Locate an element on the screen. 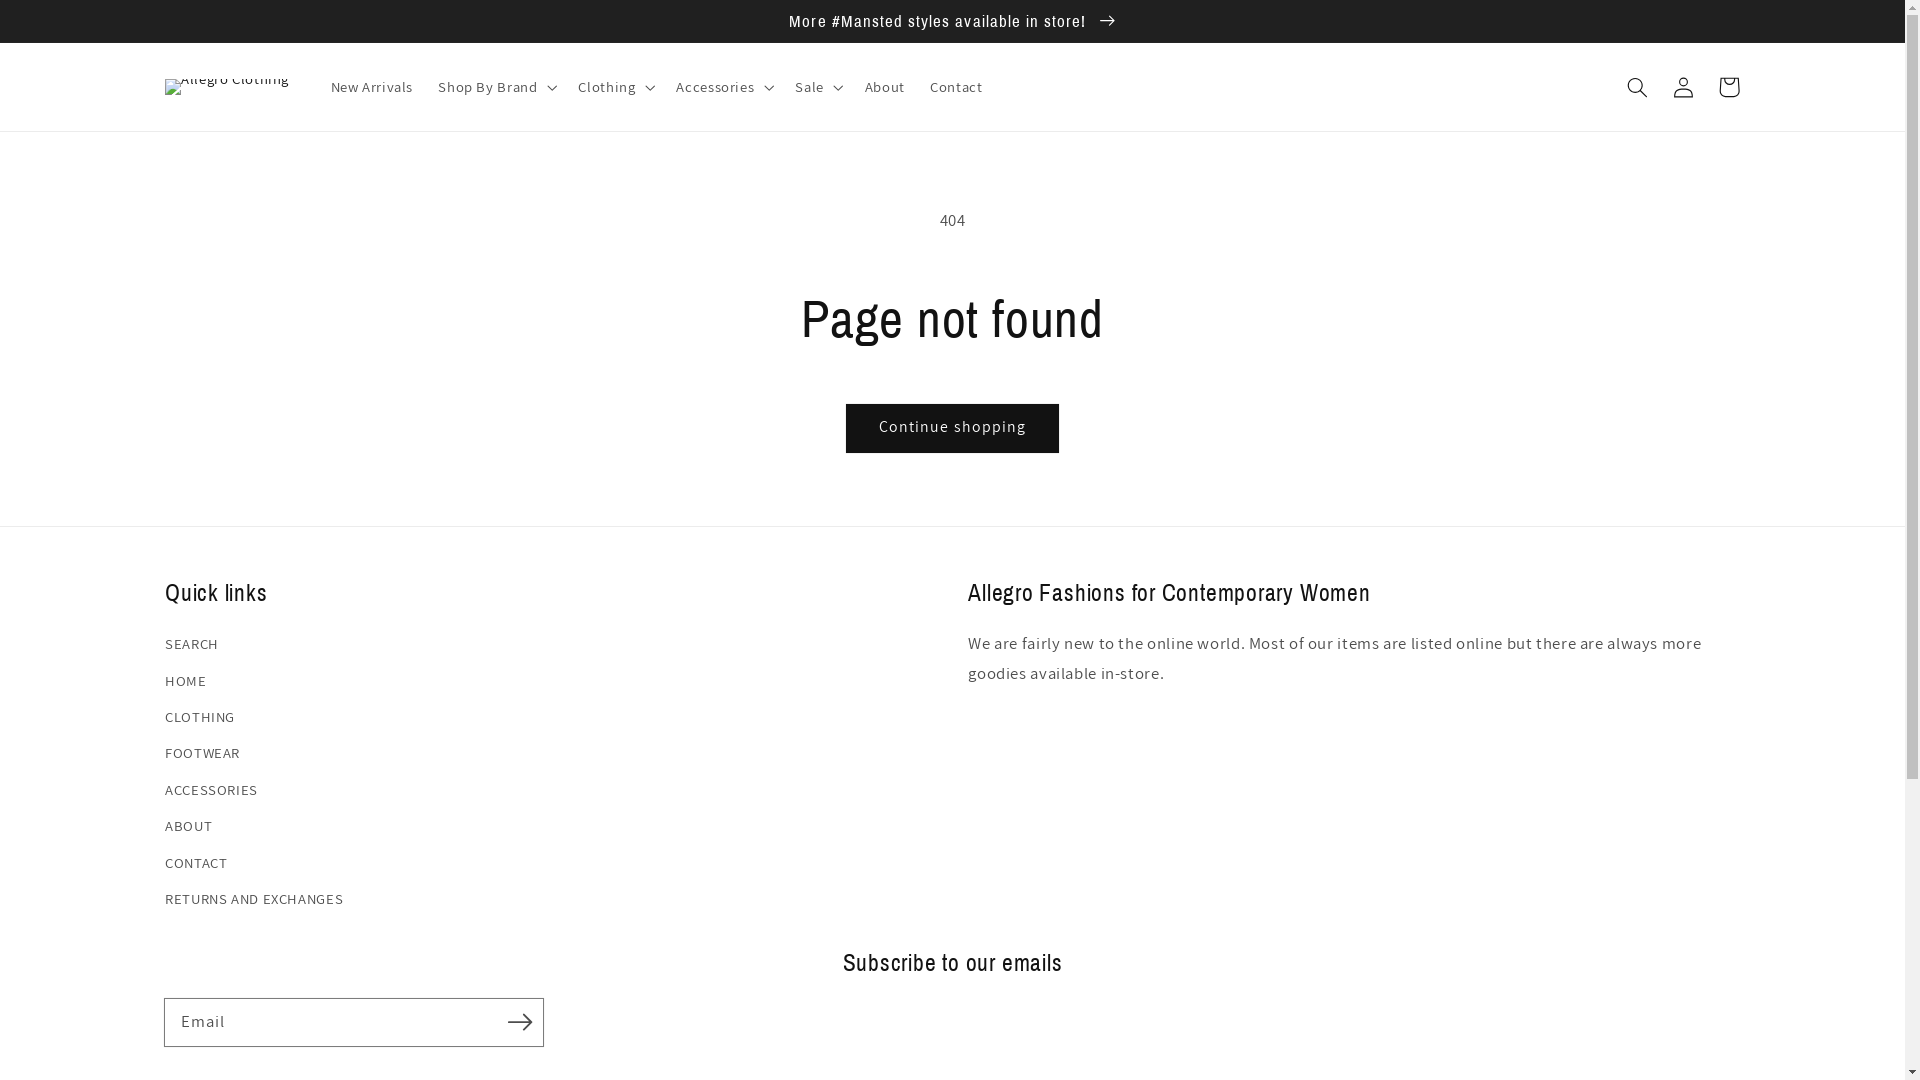  'FOOTWEAR' is located at coordinates (164, 752).